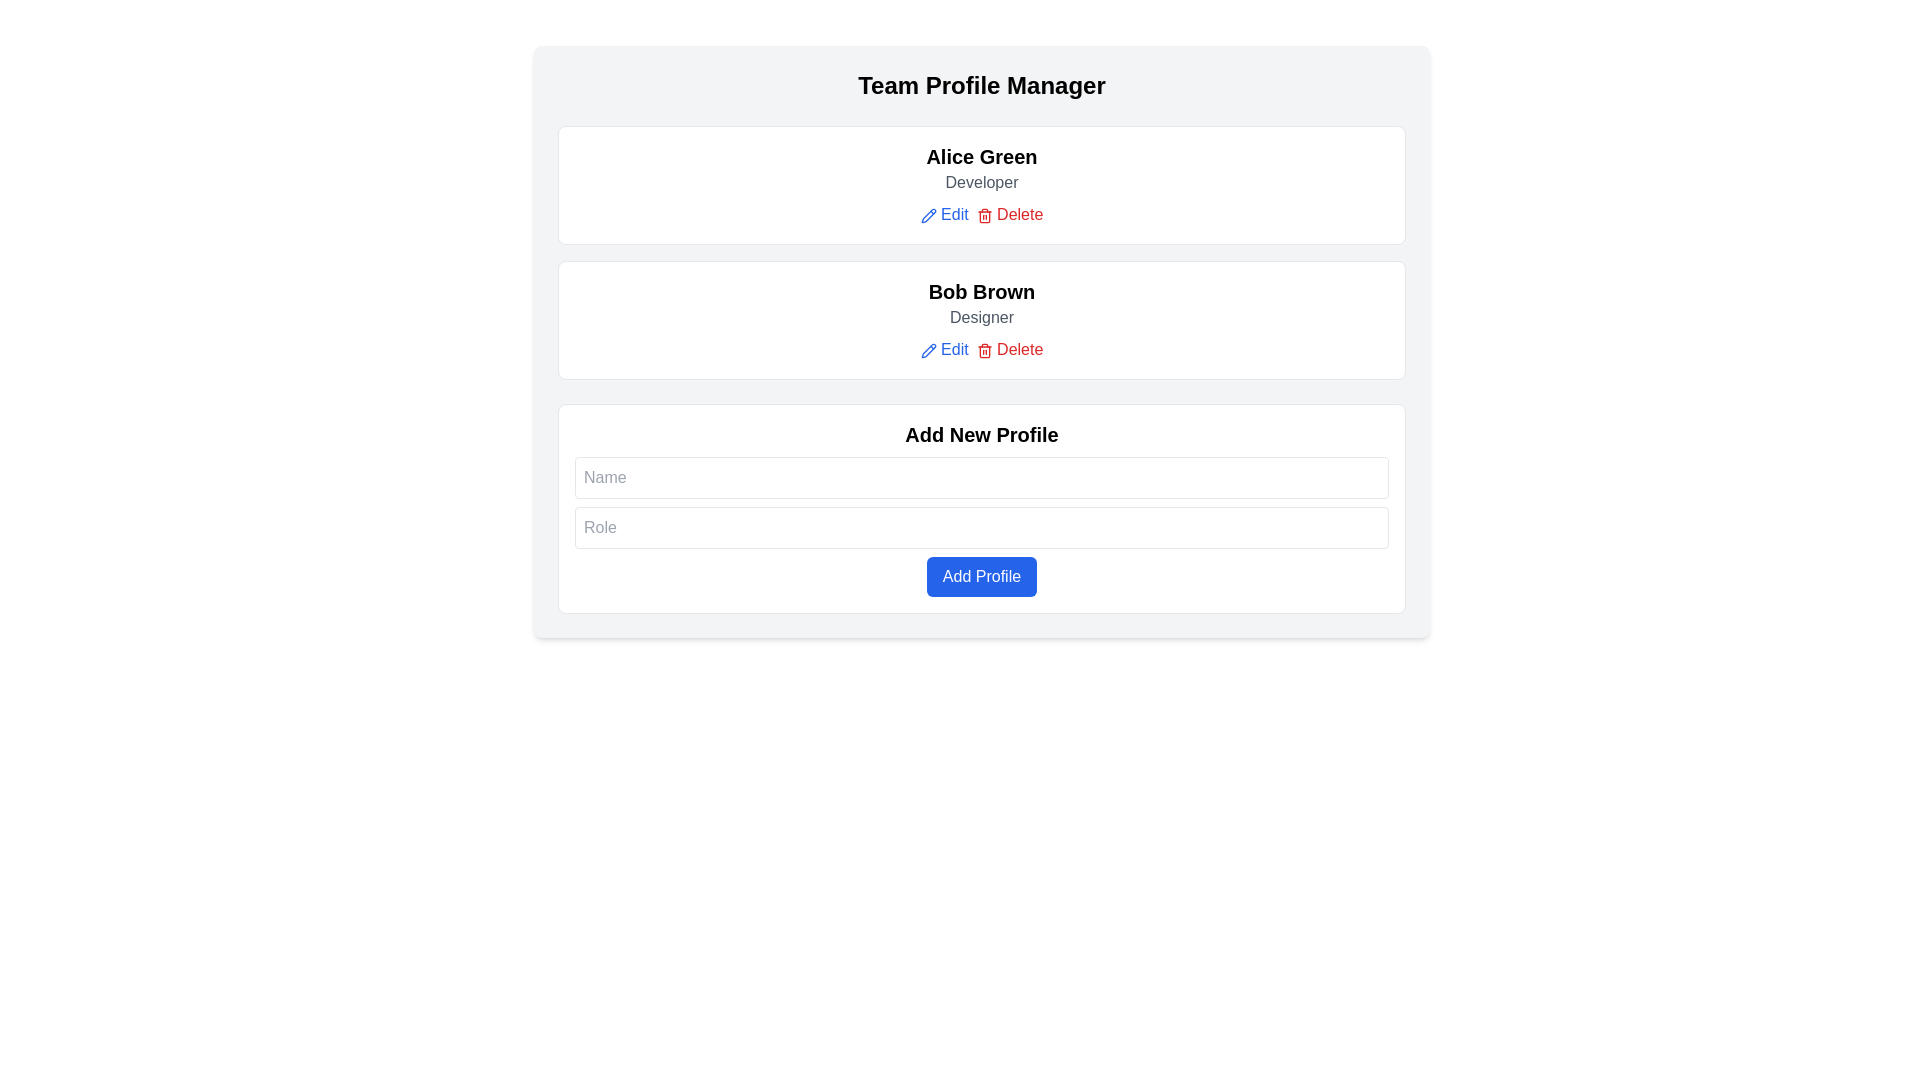 The width and height of the screenshot is (1920, 1080). What do you see at coordinates (943, 215) in the screenshot?
I see `the edit profile link located in the row under 'Alice Green', positioned left of the 'Delete' link` at bounding box center [943, 215].